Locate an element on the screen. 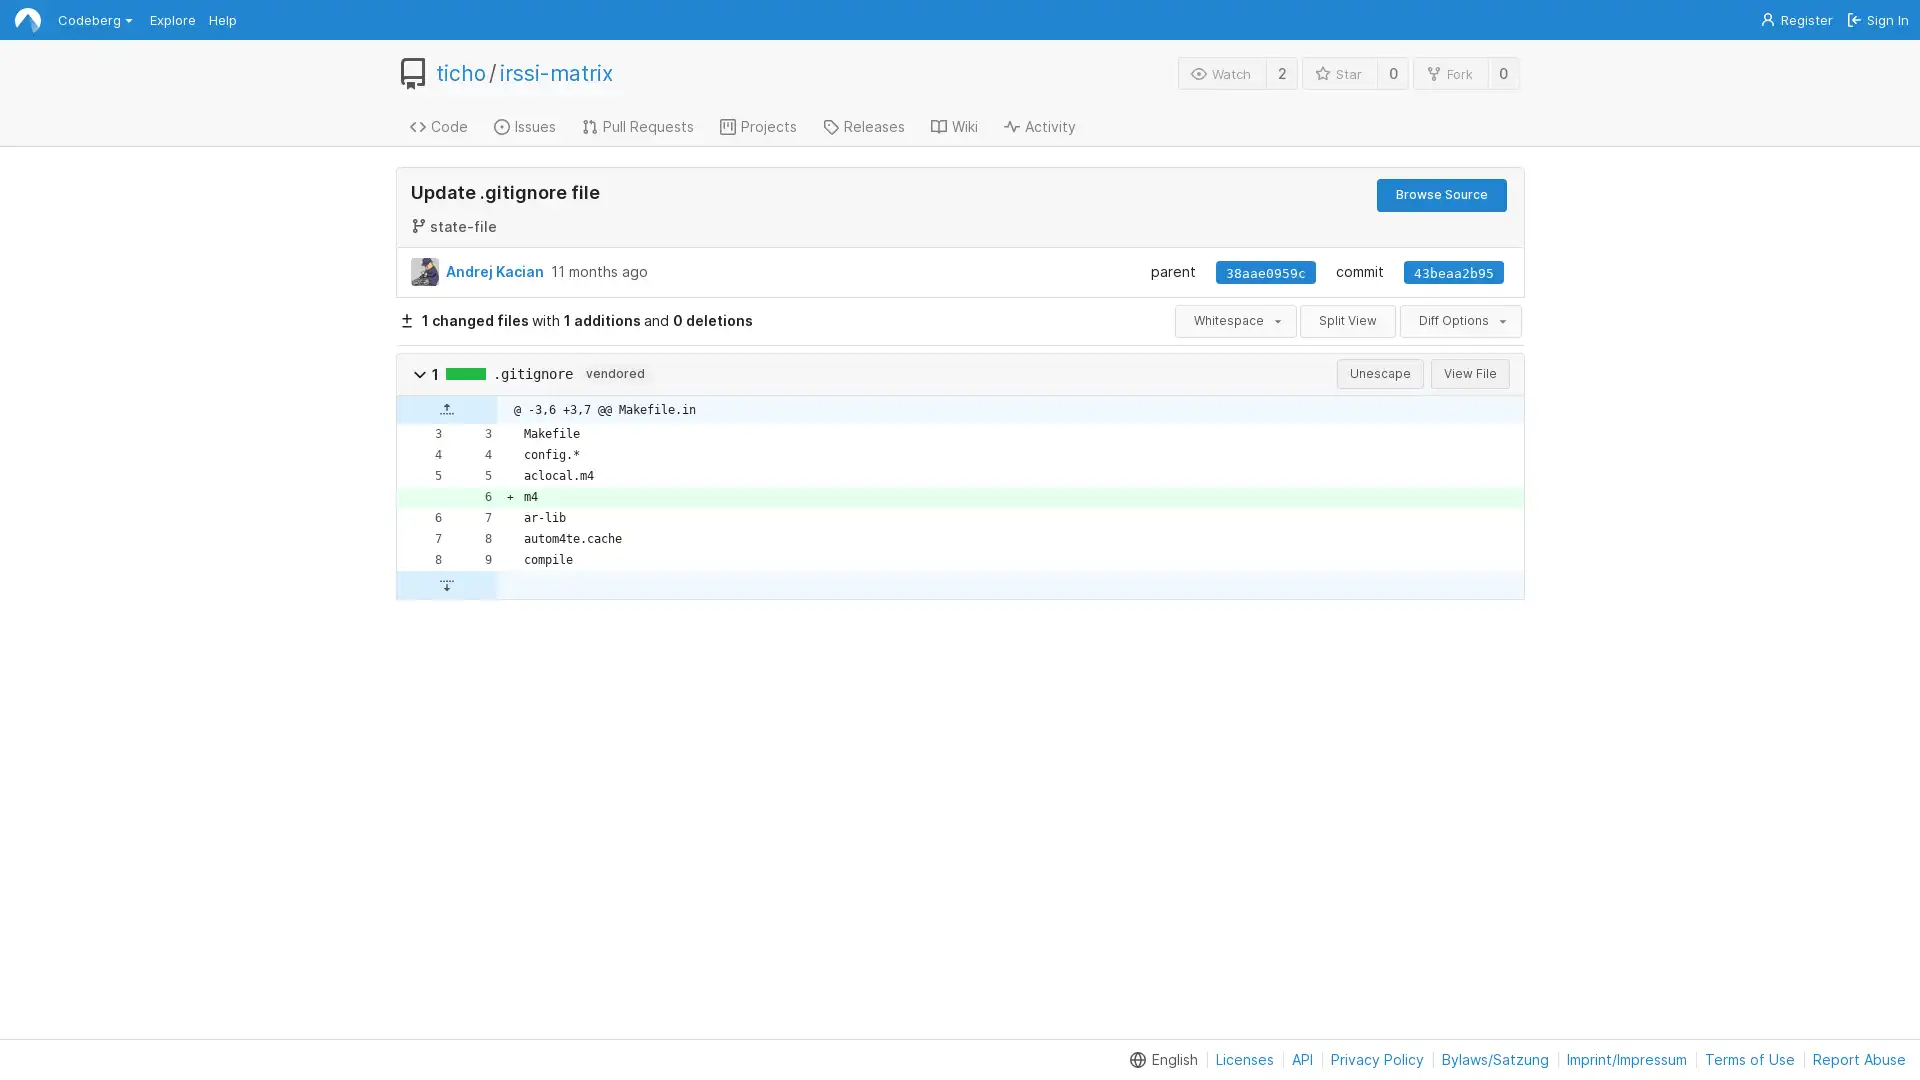 The width and height of the screenshot is (1920, 1080). Watch is located at coordinates (1221, 72).